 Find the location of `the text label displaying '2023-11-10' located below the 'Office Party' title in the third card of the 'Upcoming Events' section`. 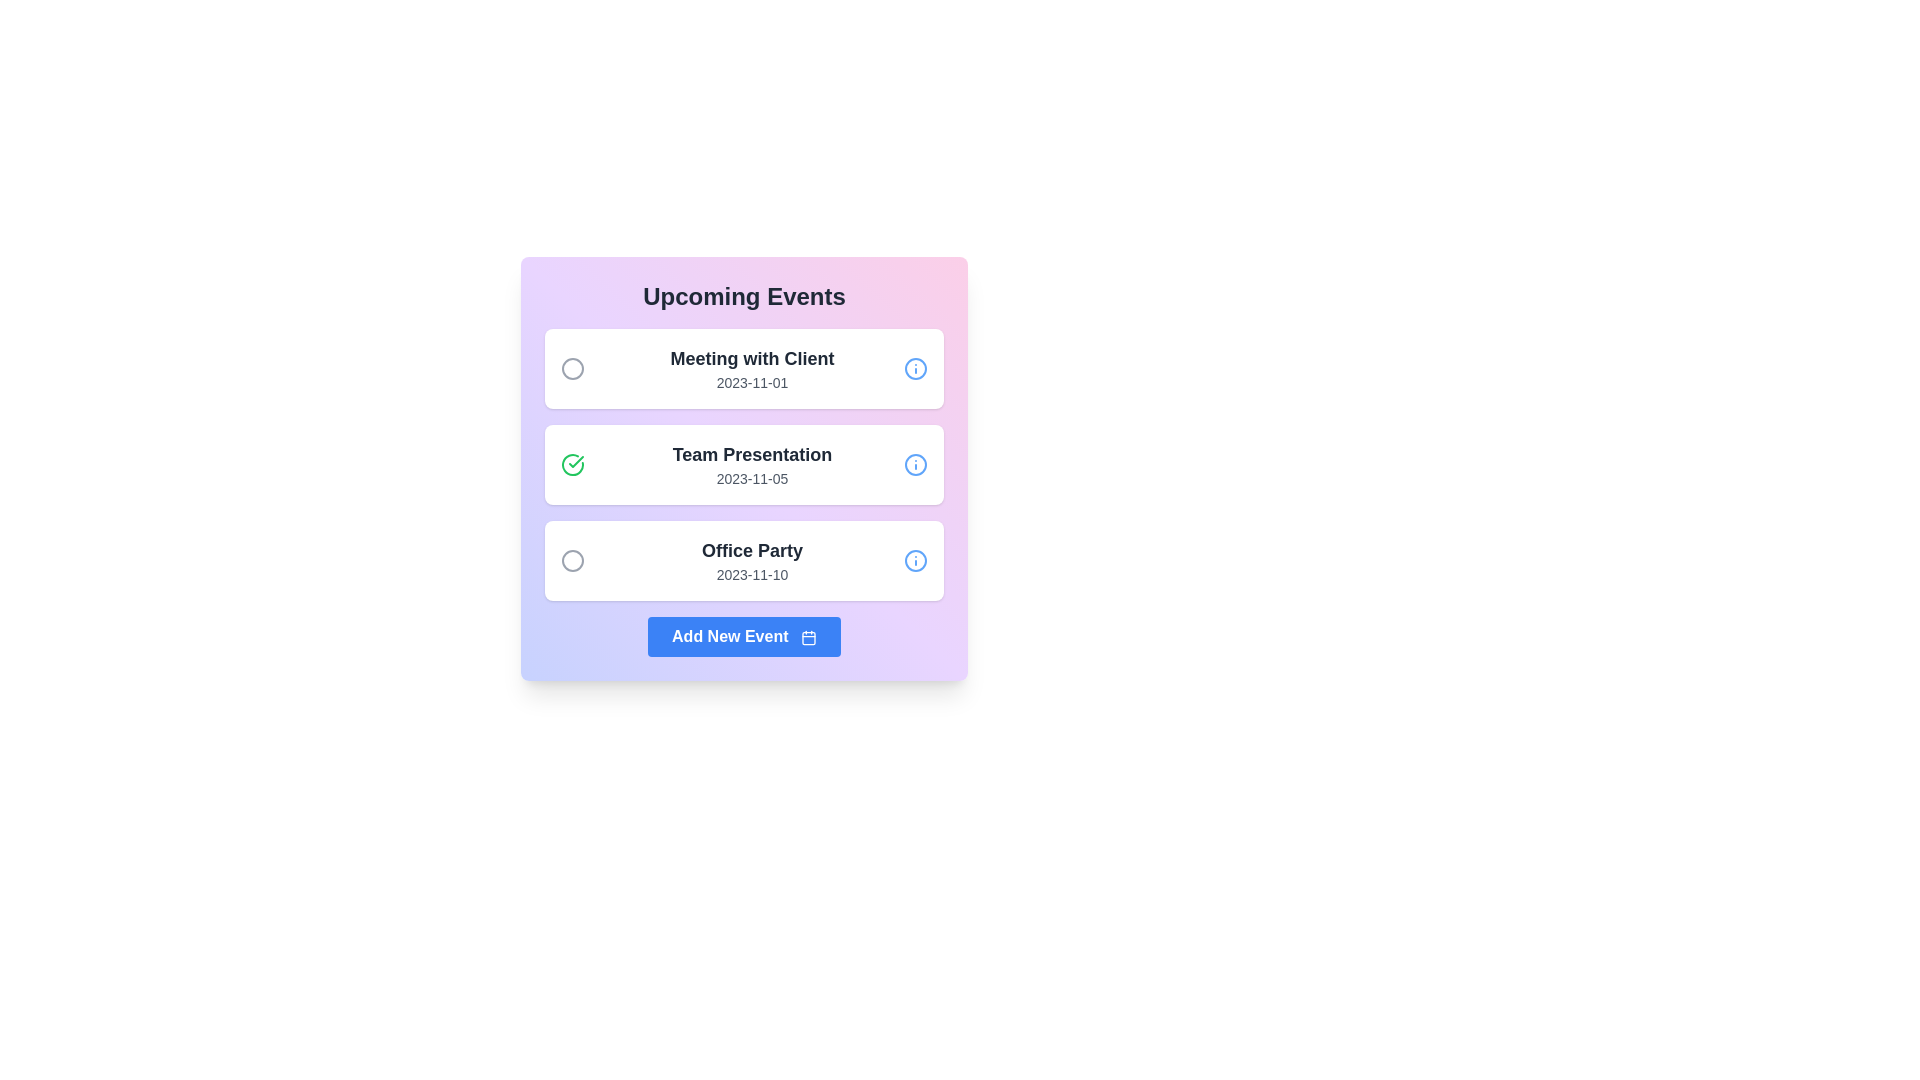

the text label displaying '2023-11-10' located below the 'Office Party' title in the third card of the 'Upcoming Events' section is located at coordinates (751, 574).